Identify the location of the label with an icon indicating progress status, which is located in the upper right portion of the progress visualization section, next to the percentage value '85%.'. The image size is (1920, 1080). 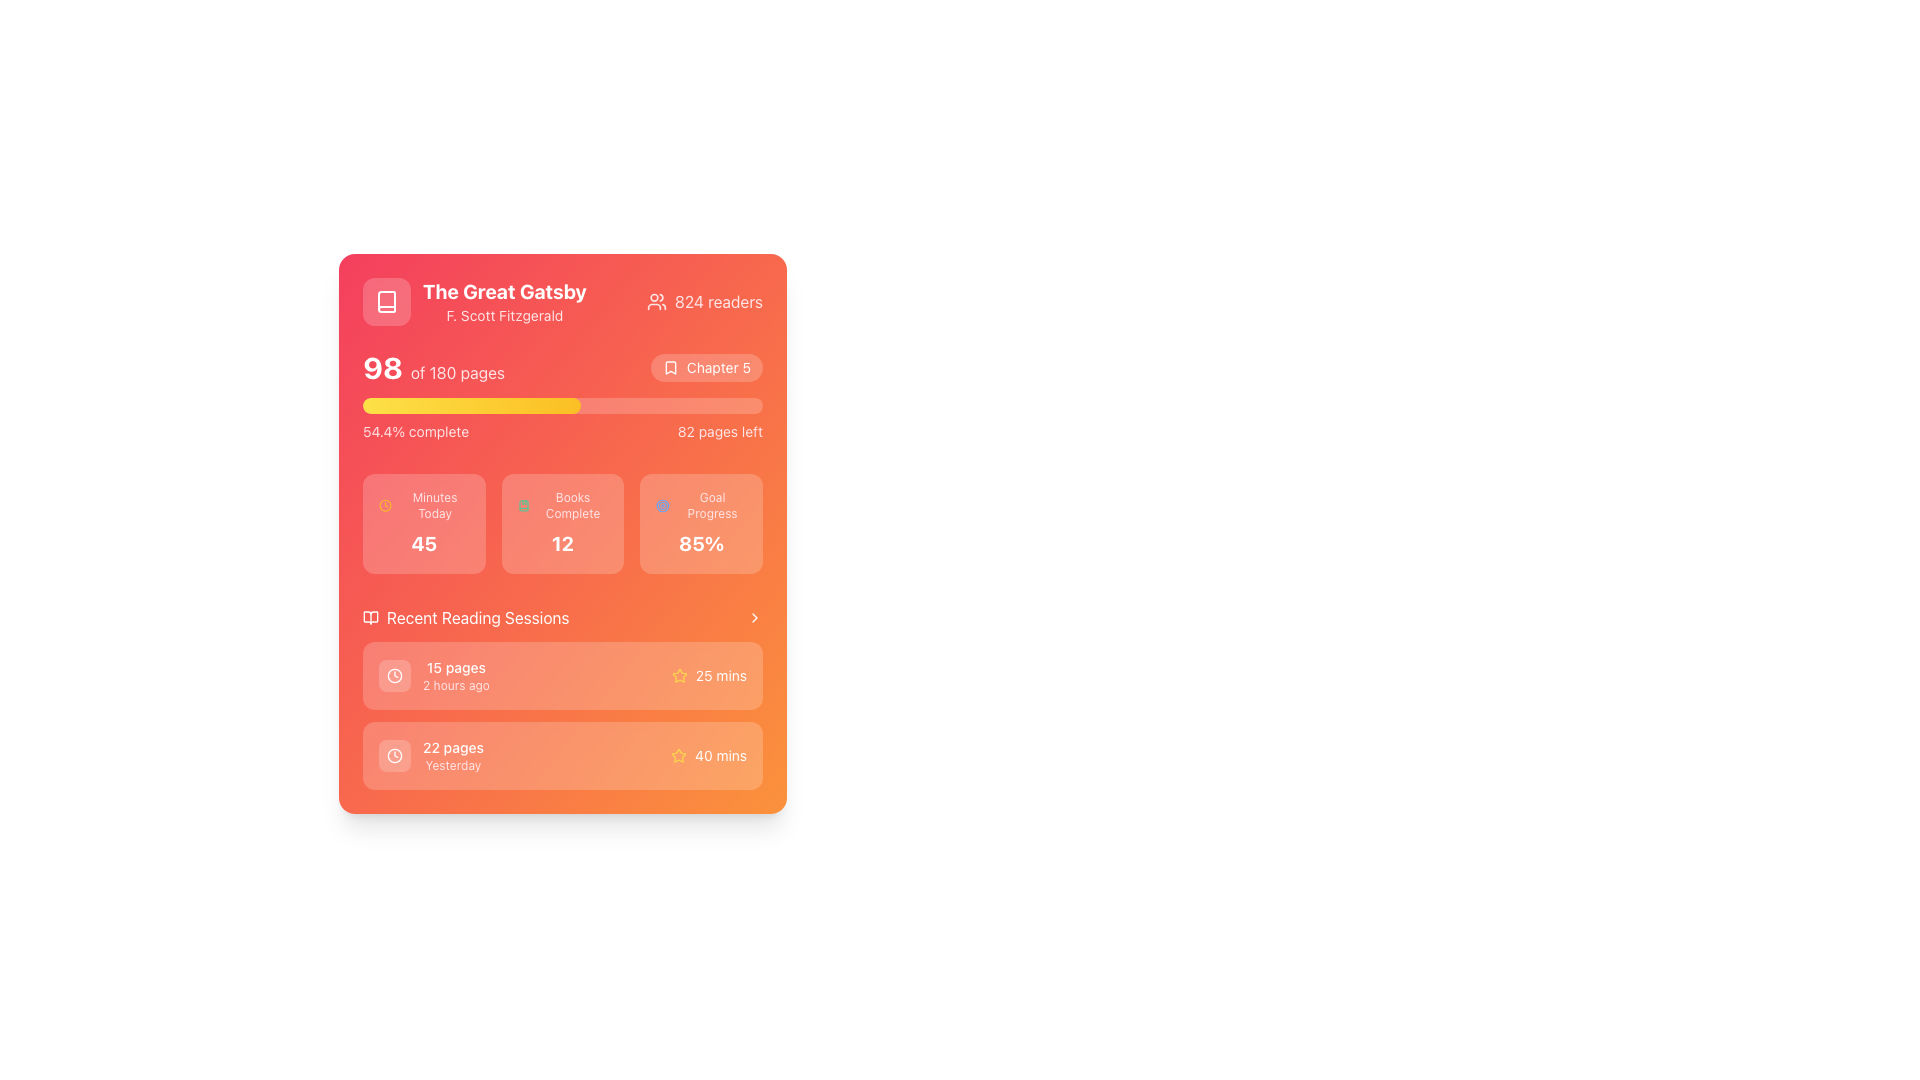
(701, 504).